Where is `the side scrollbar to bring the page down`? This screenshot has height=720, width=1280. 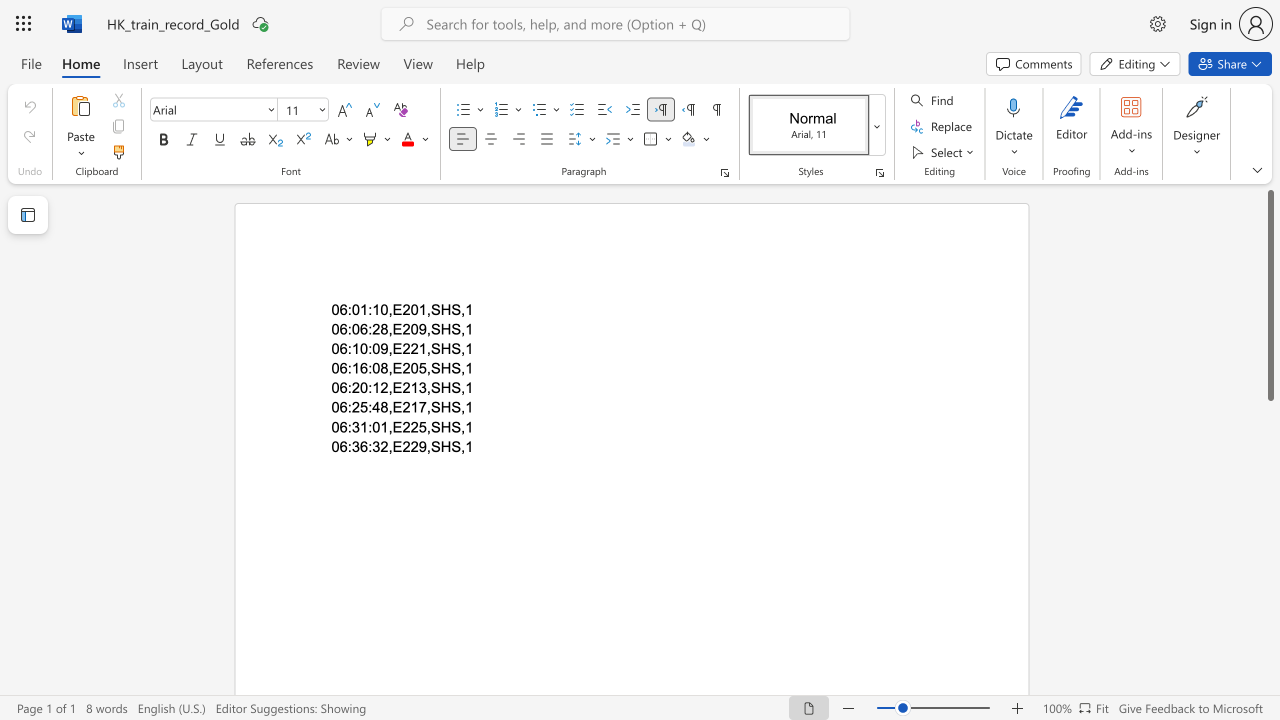 the side scrollbar to bring the page down is located at coordinates (1269, 570).